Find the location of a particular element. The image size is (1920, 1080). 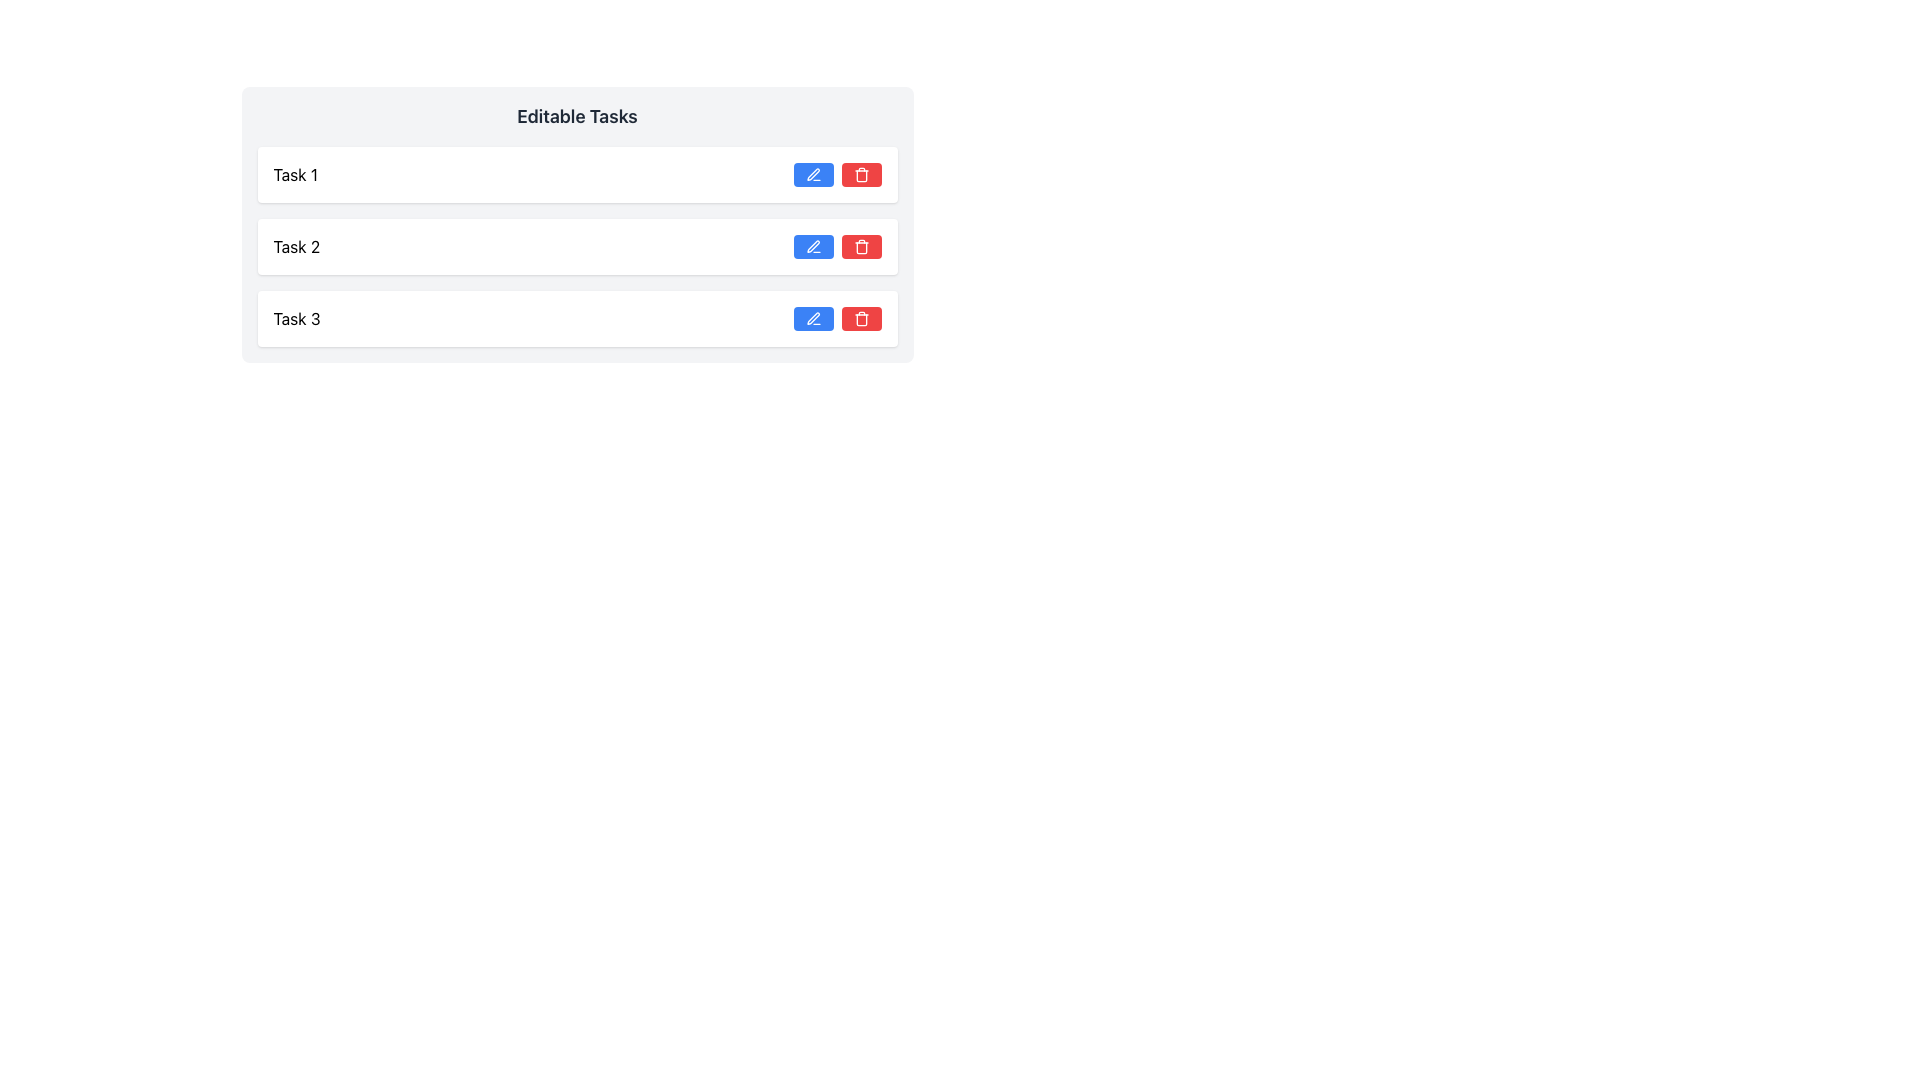

the trash bin icon button in the control group for 'Task 2' is located at coordinates (861, 245).